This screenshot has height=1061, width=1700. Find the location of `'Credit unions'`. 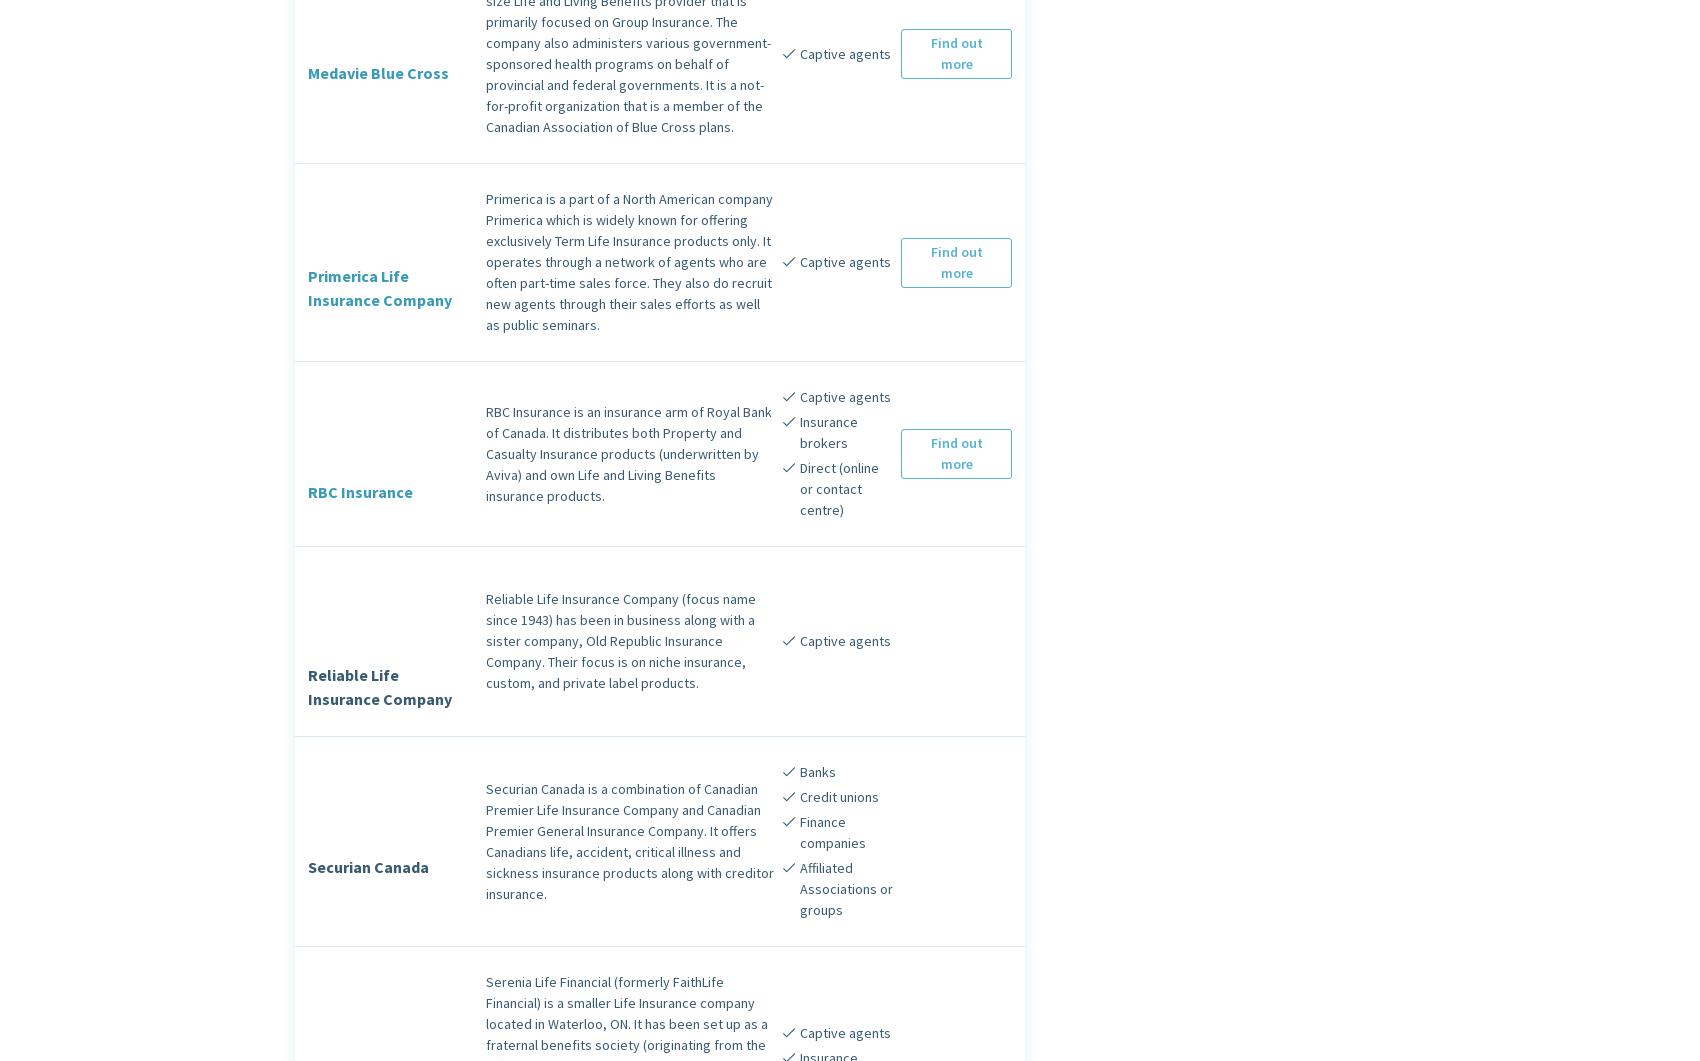

'Credit unions' is located at coordinates (837, 797).